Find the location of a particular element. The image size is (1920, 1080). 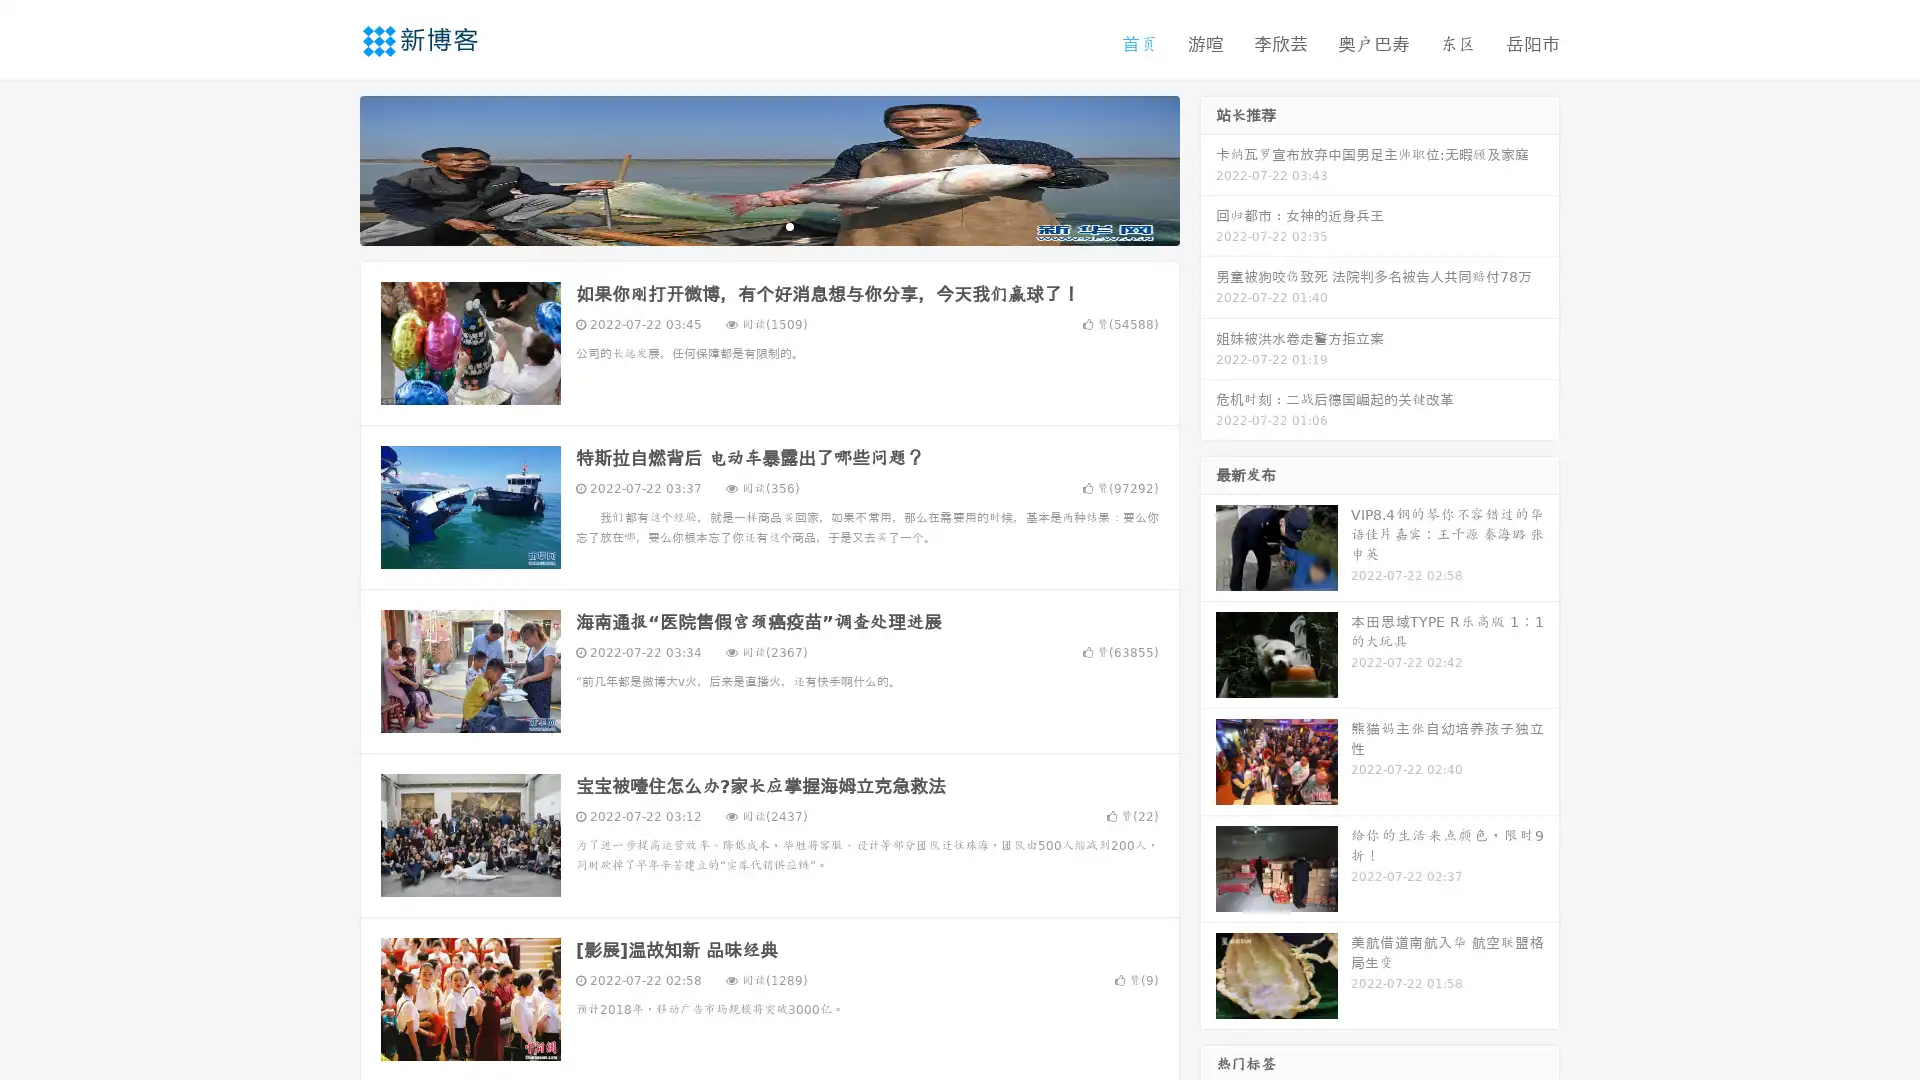

Go to slide 3 is located at coordinates (789, 225).